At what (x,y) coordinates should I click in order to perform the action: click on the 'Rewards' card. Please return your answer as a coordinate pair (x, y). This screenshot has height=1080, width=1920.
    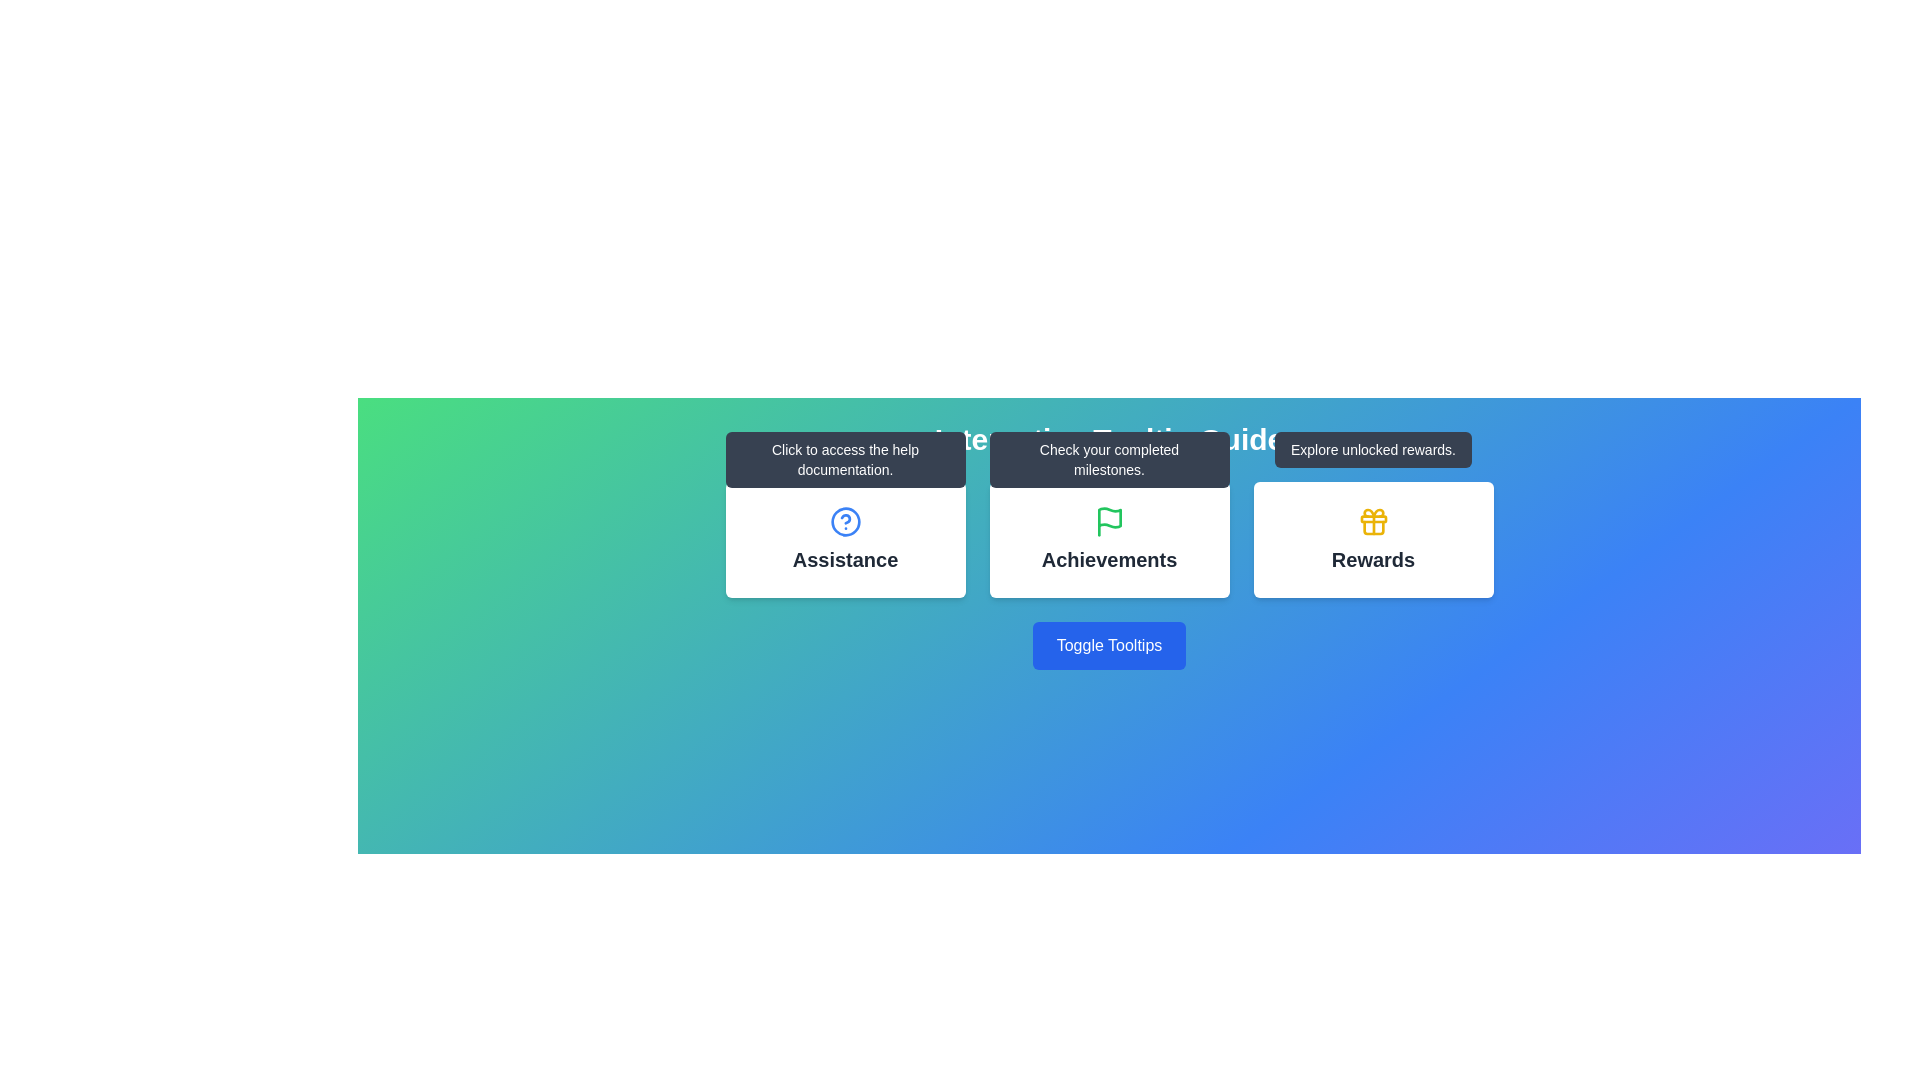
    Looking at the image, I should click on (1372, 540).